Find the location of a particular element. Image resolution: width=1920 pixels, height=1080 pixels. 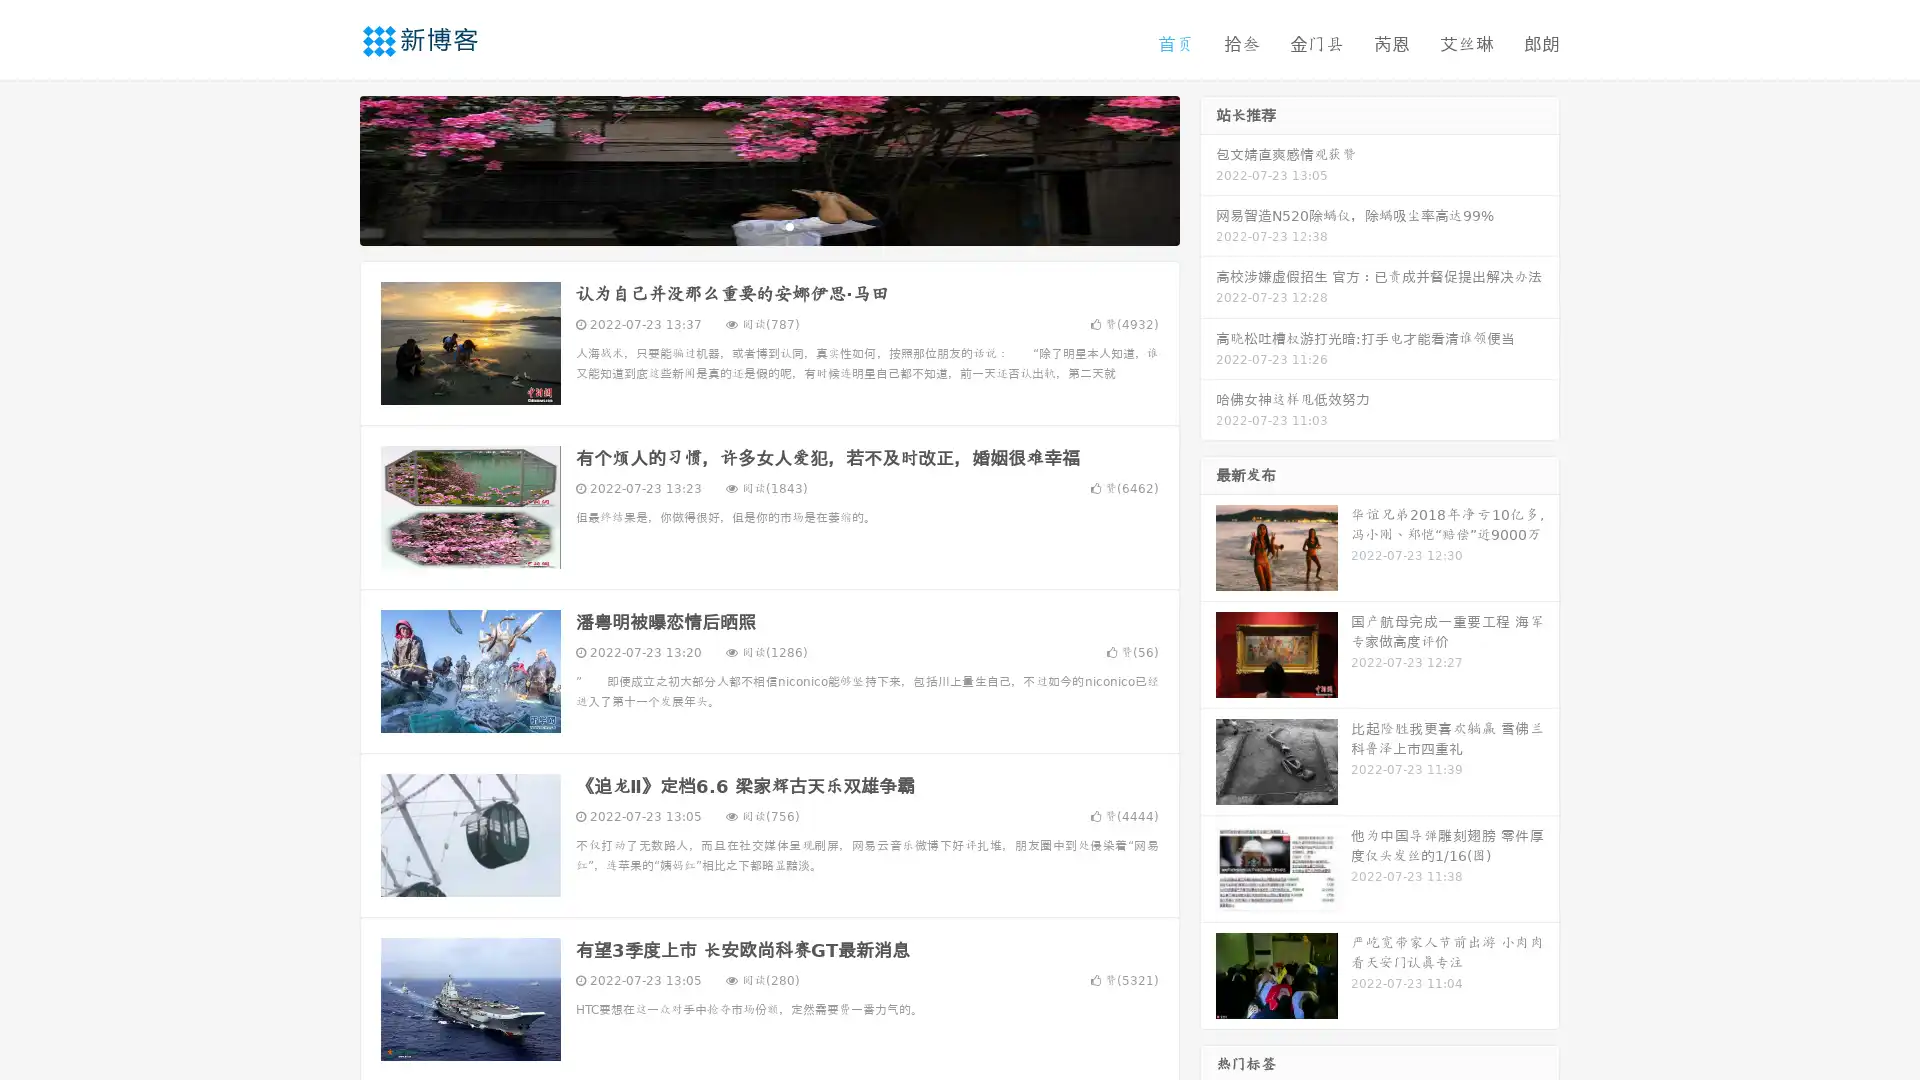

Go to slide 1 is located at coordinates (748, 225).